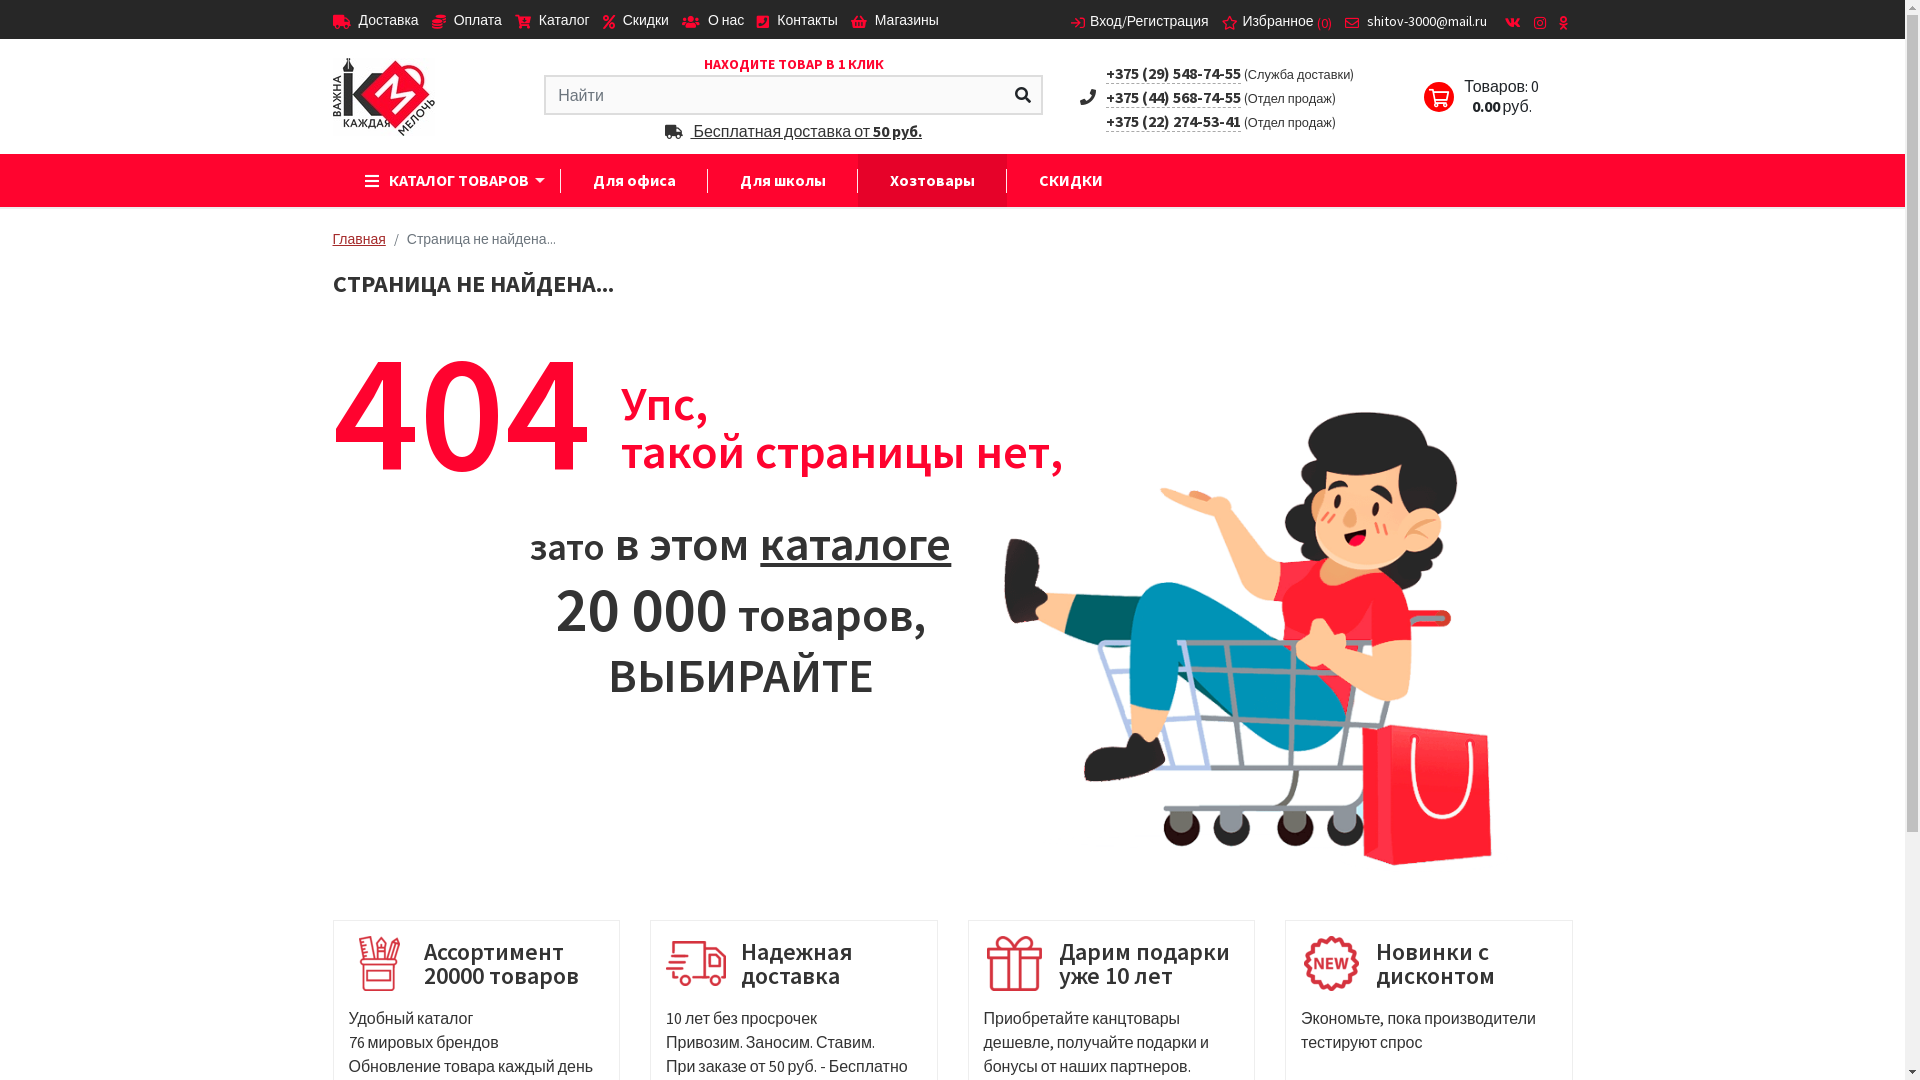  What do you see at coordinates (1414, 21) in the screenshot?
I see `'shitov-3000@mail.ru'` at bounding box center [1414, 21].